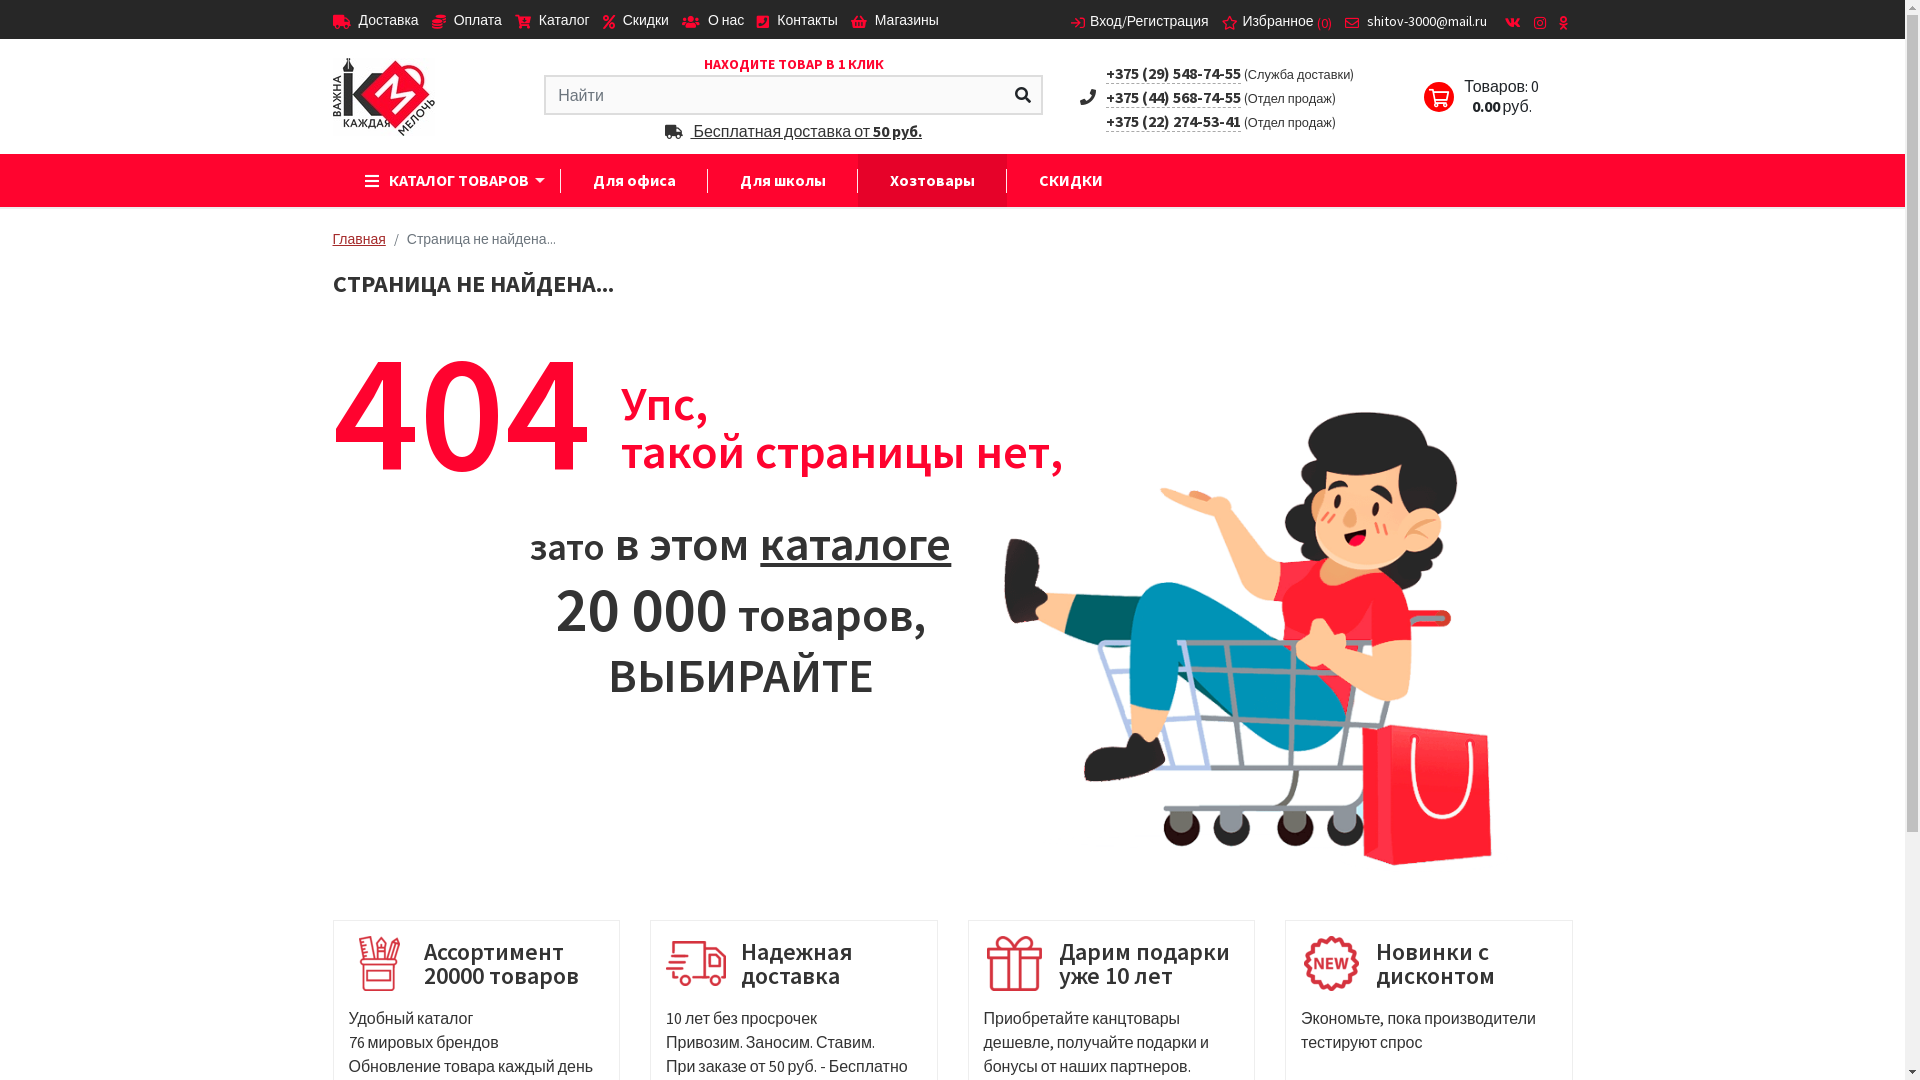  What do you see at coordinates (1414, 21) in the screenshot?
I see `'shitov-3000@mail.ru'` at bounding box center [1414, 21].